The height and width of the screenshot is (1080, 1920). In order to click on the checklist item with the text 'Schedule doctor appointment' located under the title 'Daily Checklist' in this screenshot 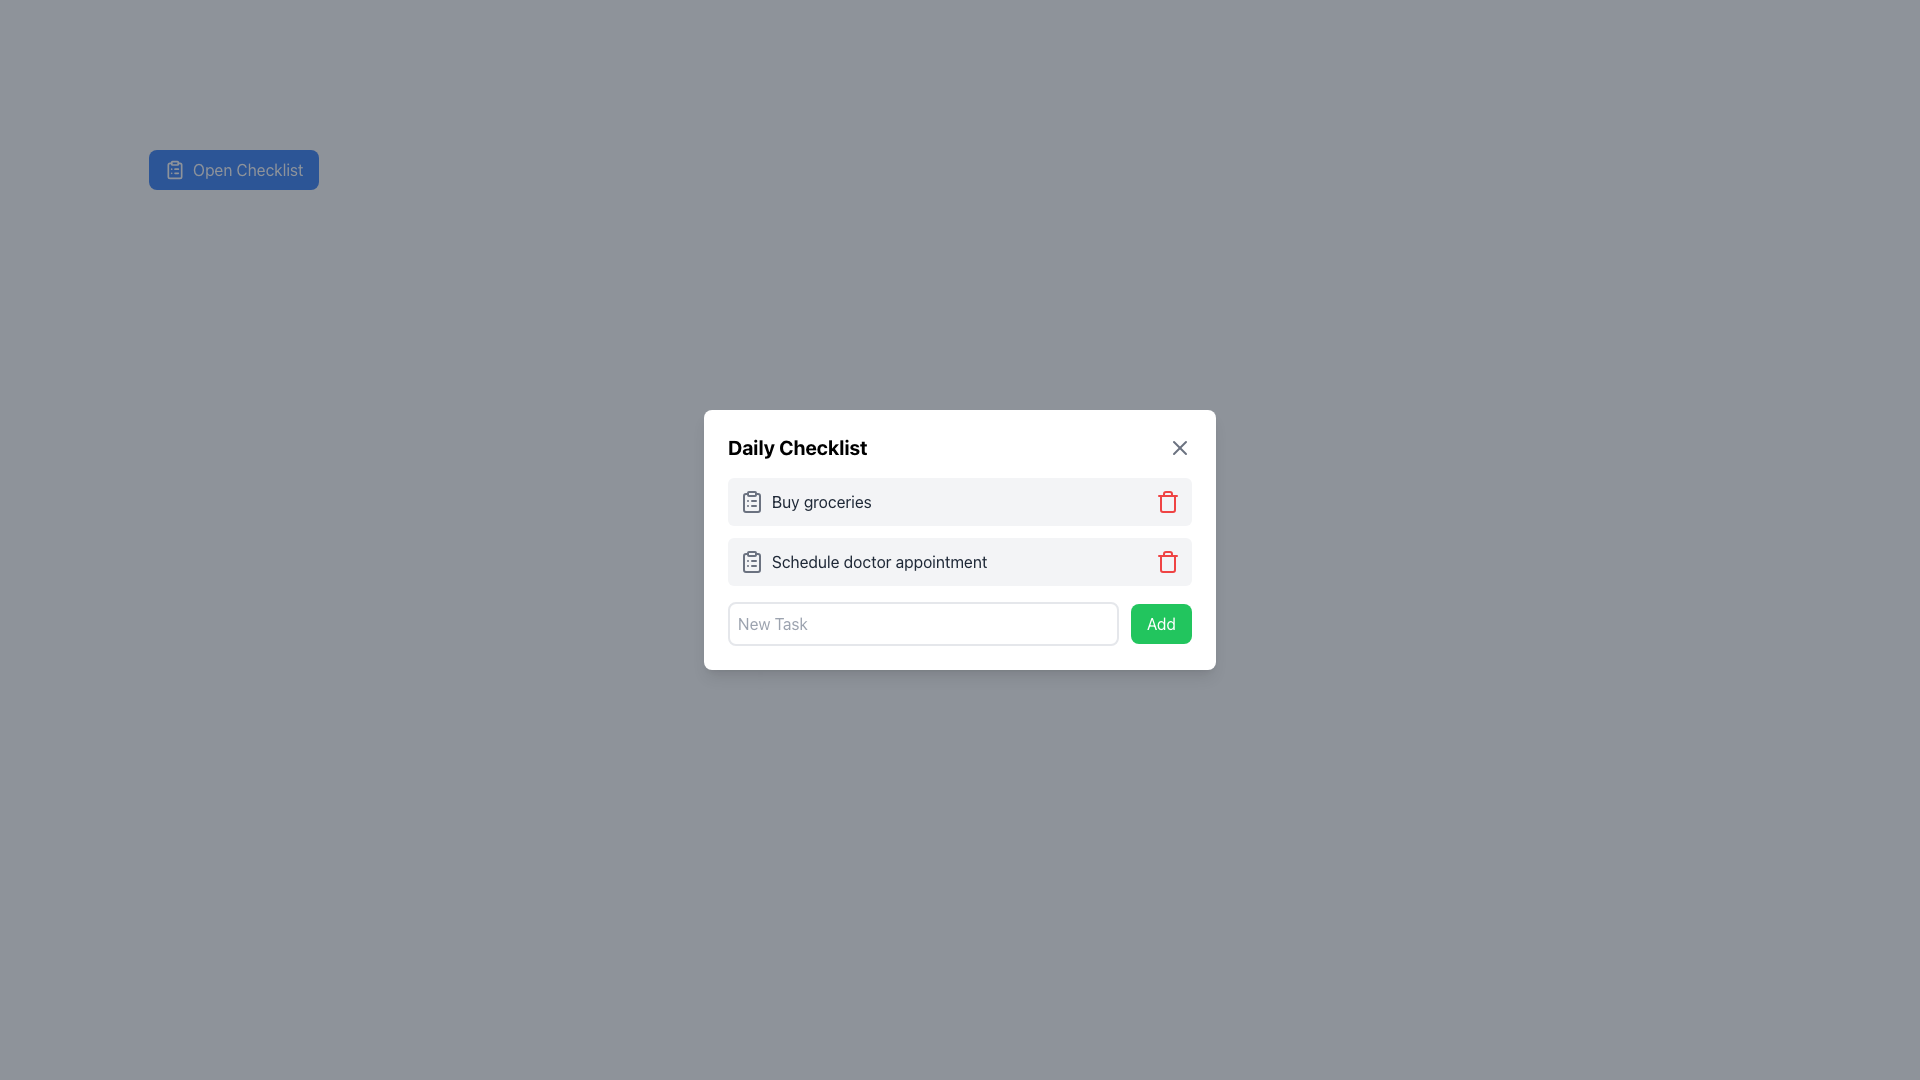, I will do `click(863, 562)`.